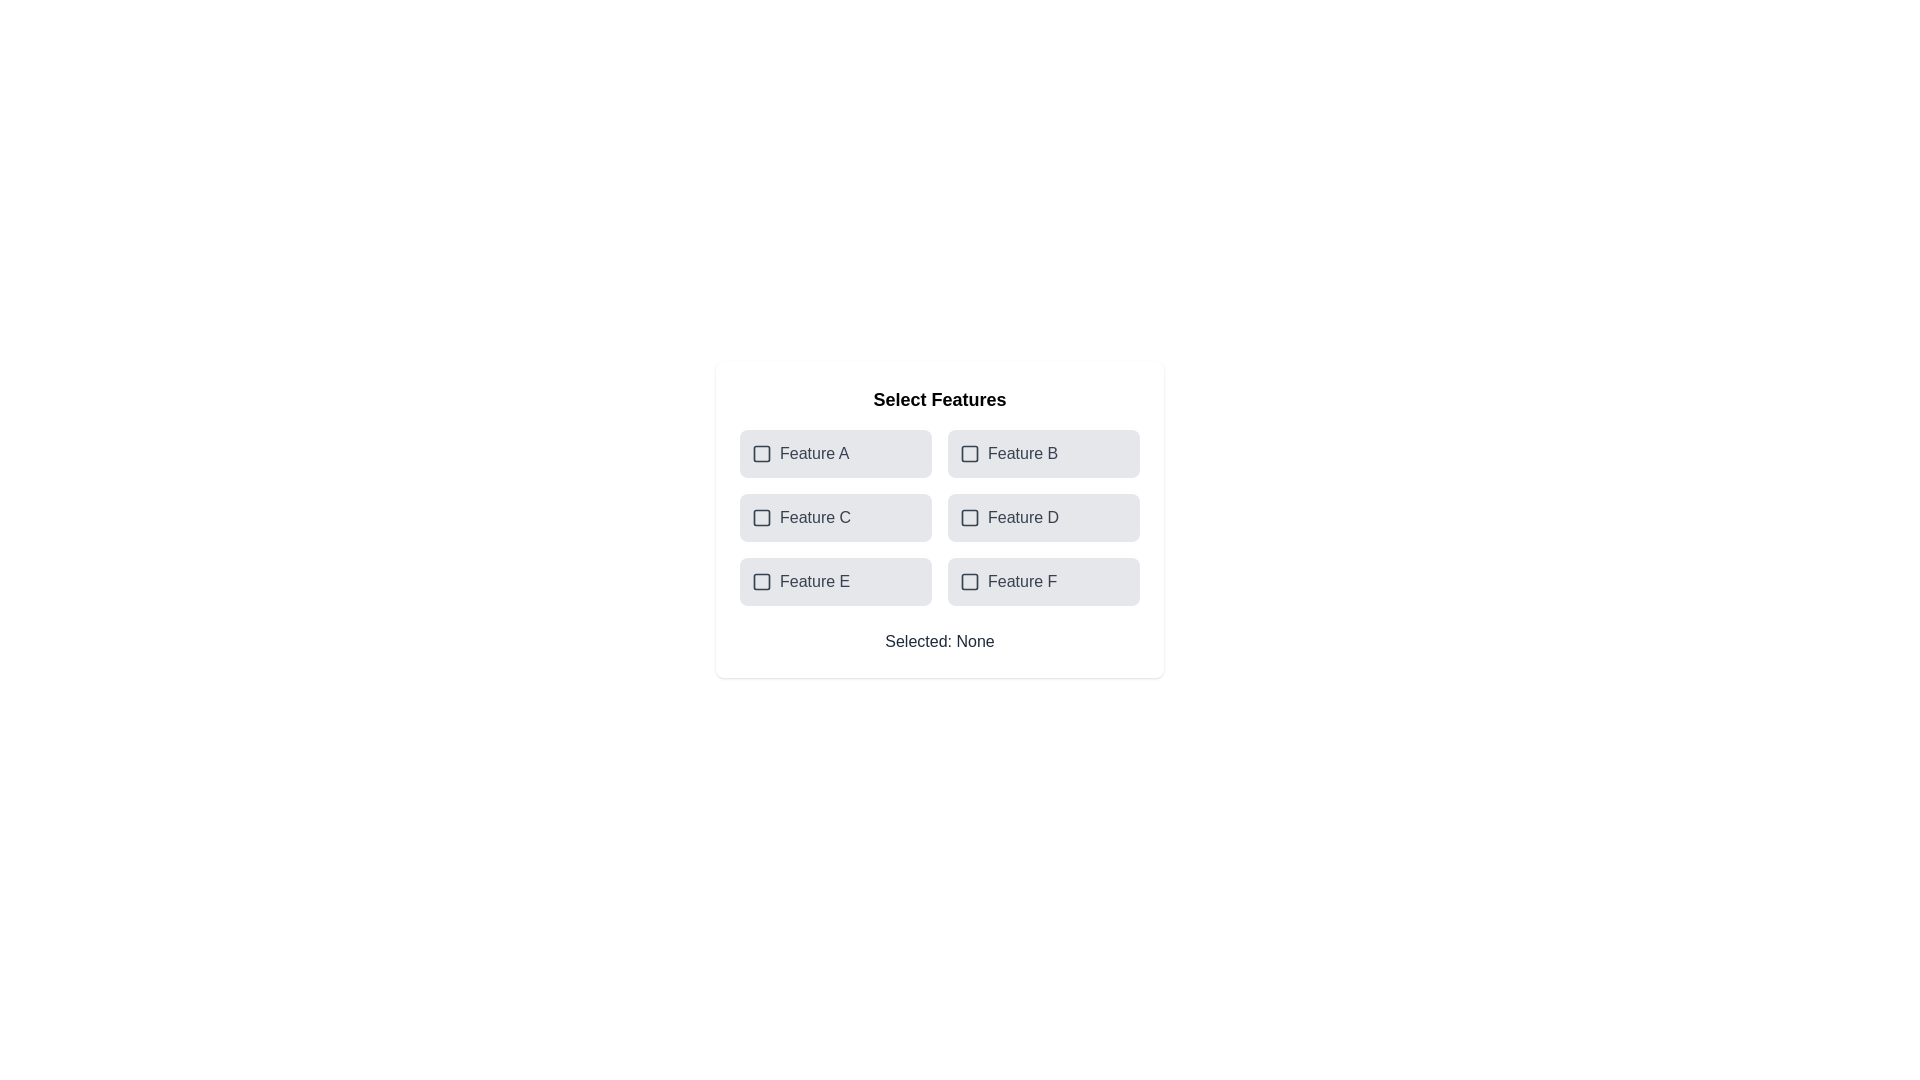  I want to click on the text label 'Feature B' which is part of a selectable feature option and is located to the right of its accompanying checkbox icon, so click(1023, 454).